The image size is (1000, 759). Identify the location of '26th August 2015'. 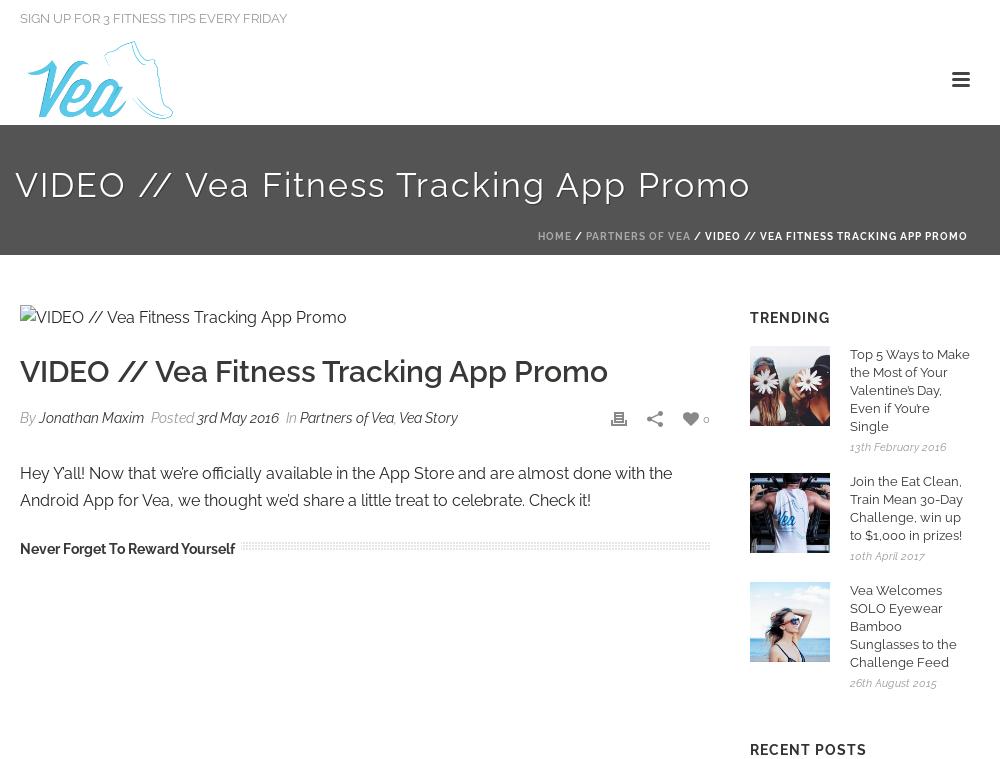
(849, 683).